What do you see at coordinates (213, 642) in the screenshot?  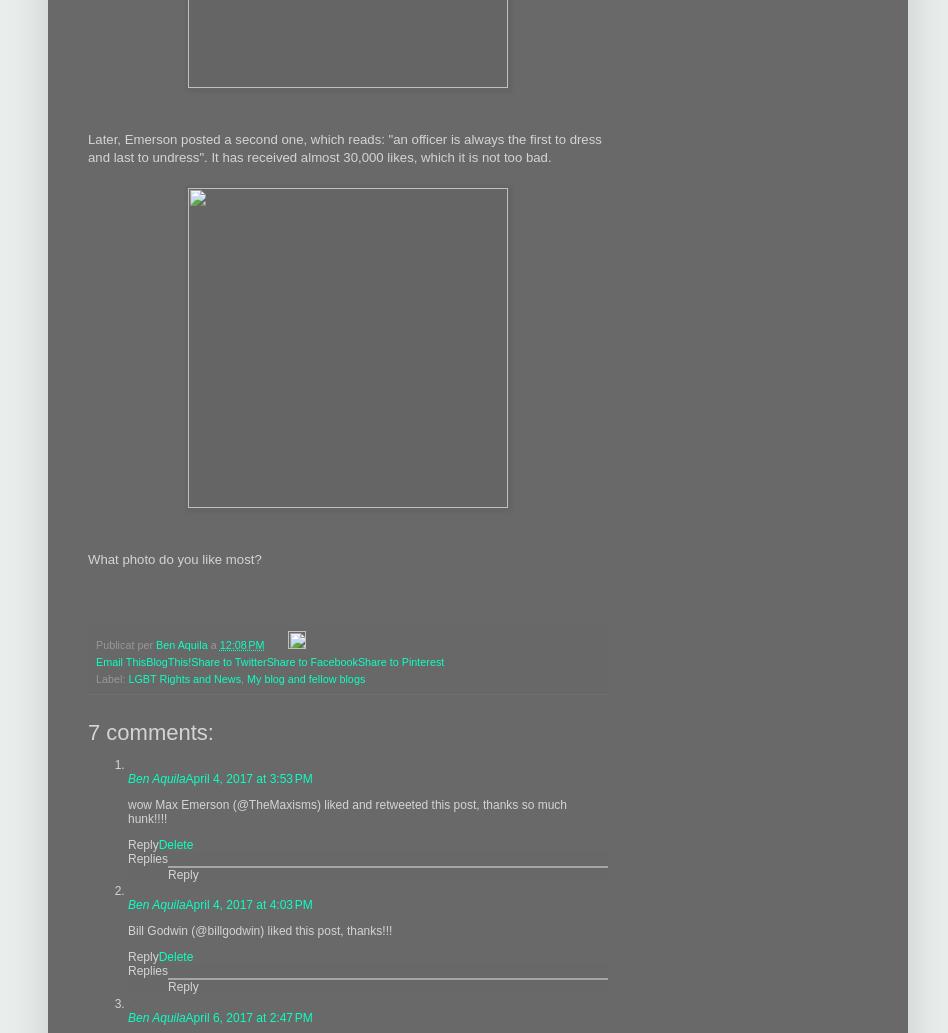 I see `'a'` at bounding box center [213, 642].